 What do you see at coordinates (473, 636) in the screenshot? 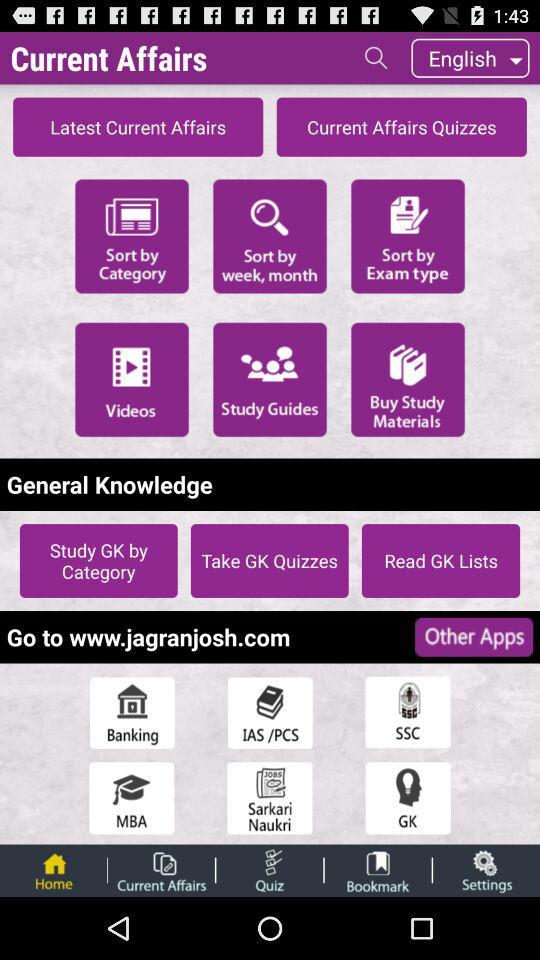
I see `icon to the right of the go to www` at bounding box center [473, 636].